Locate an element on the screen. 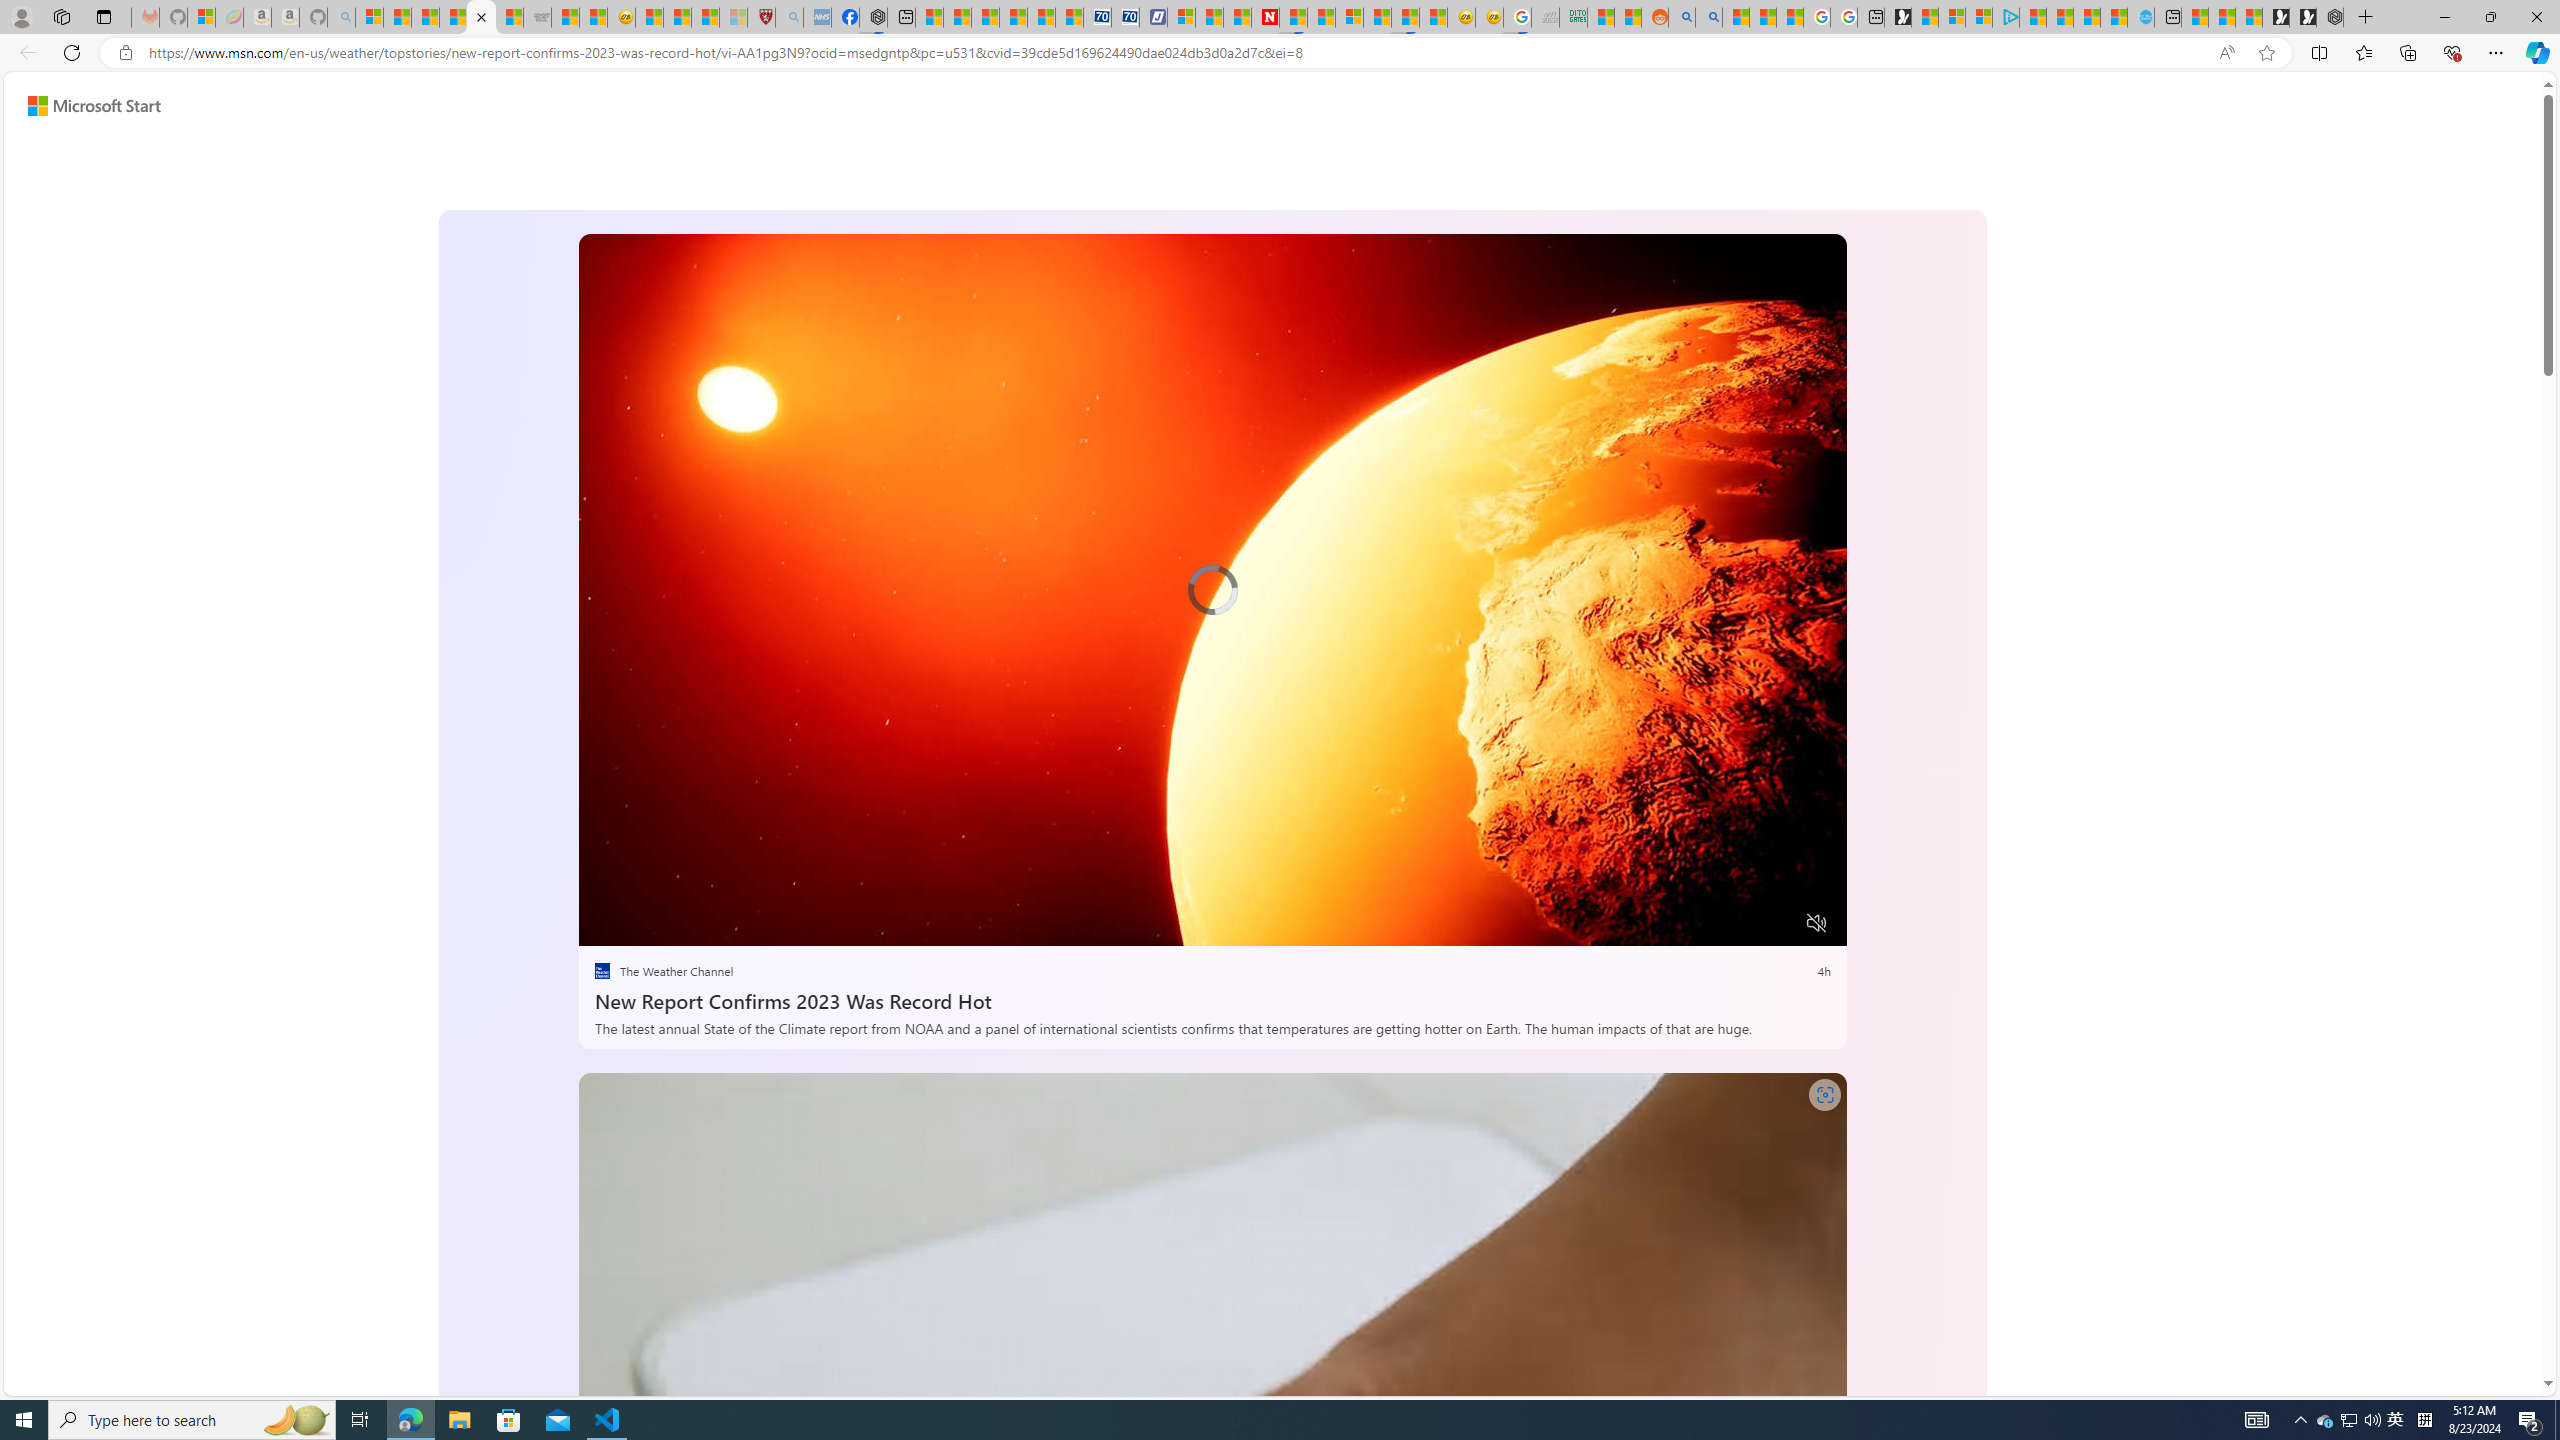 This screenshot has height=1440, width=2560. 'Fullscreen' is located at coordinates (1778, 923).